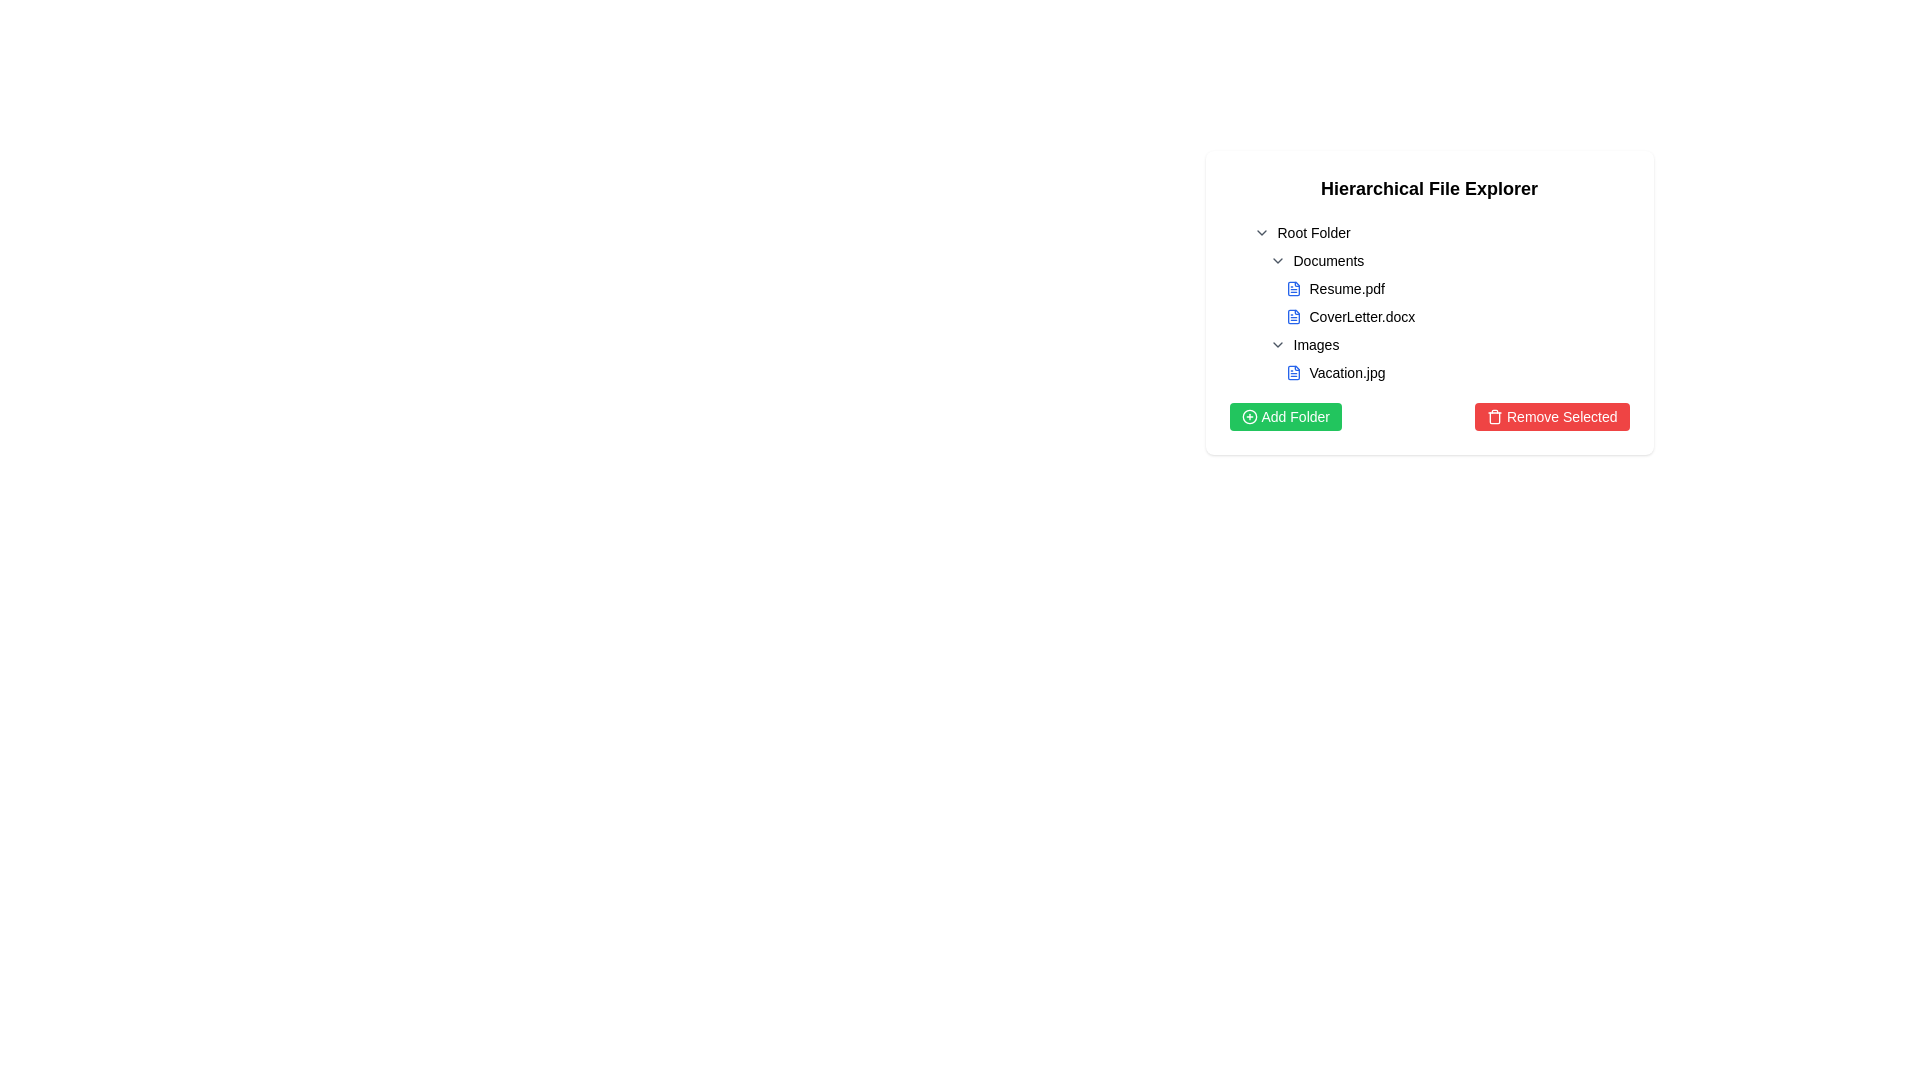  I want to click on the Dropdown Arrow Icon located to the left of the 'Images' label in the file explorer, so click(1276, 343).